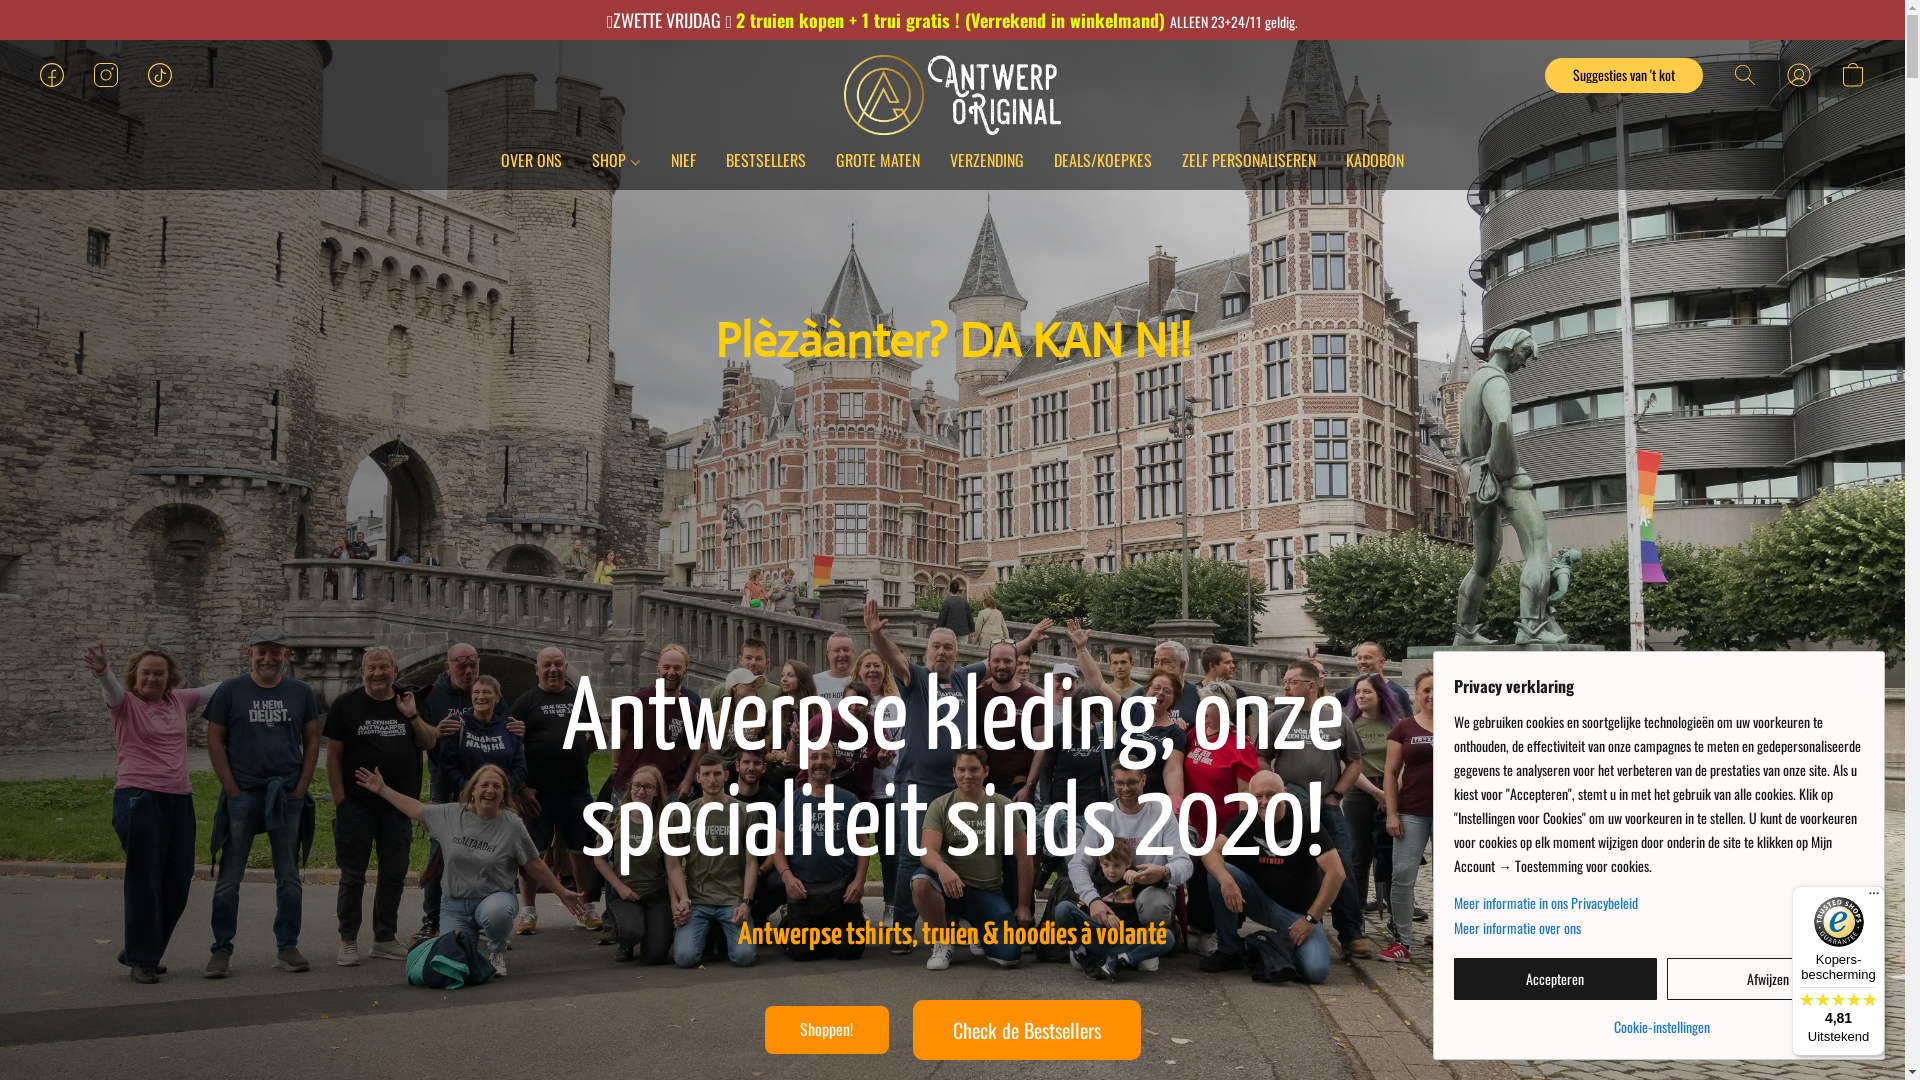  I want to click on 'Ga naar winkelwagen', so click(1851, 73).